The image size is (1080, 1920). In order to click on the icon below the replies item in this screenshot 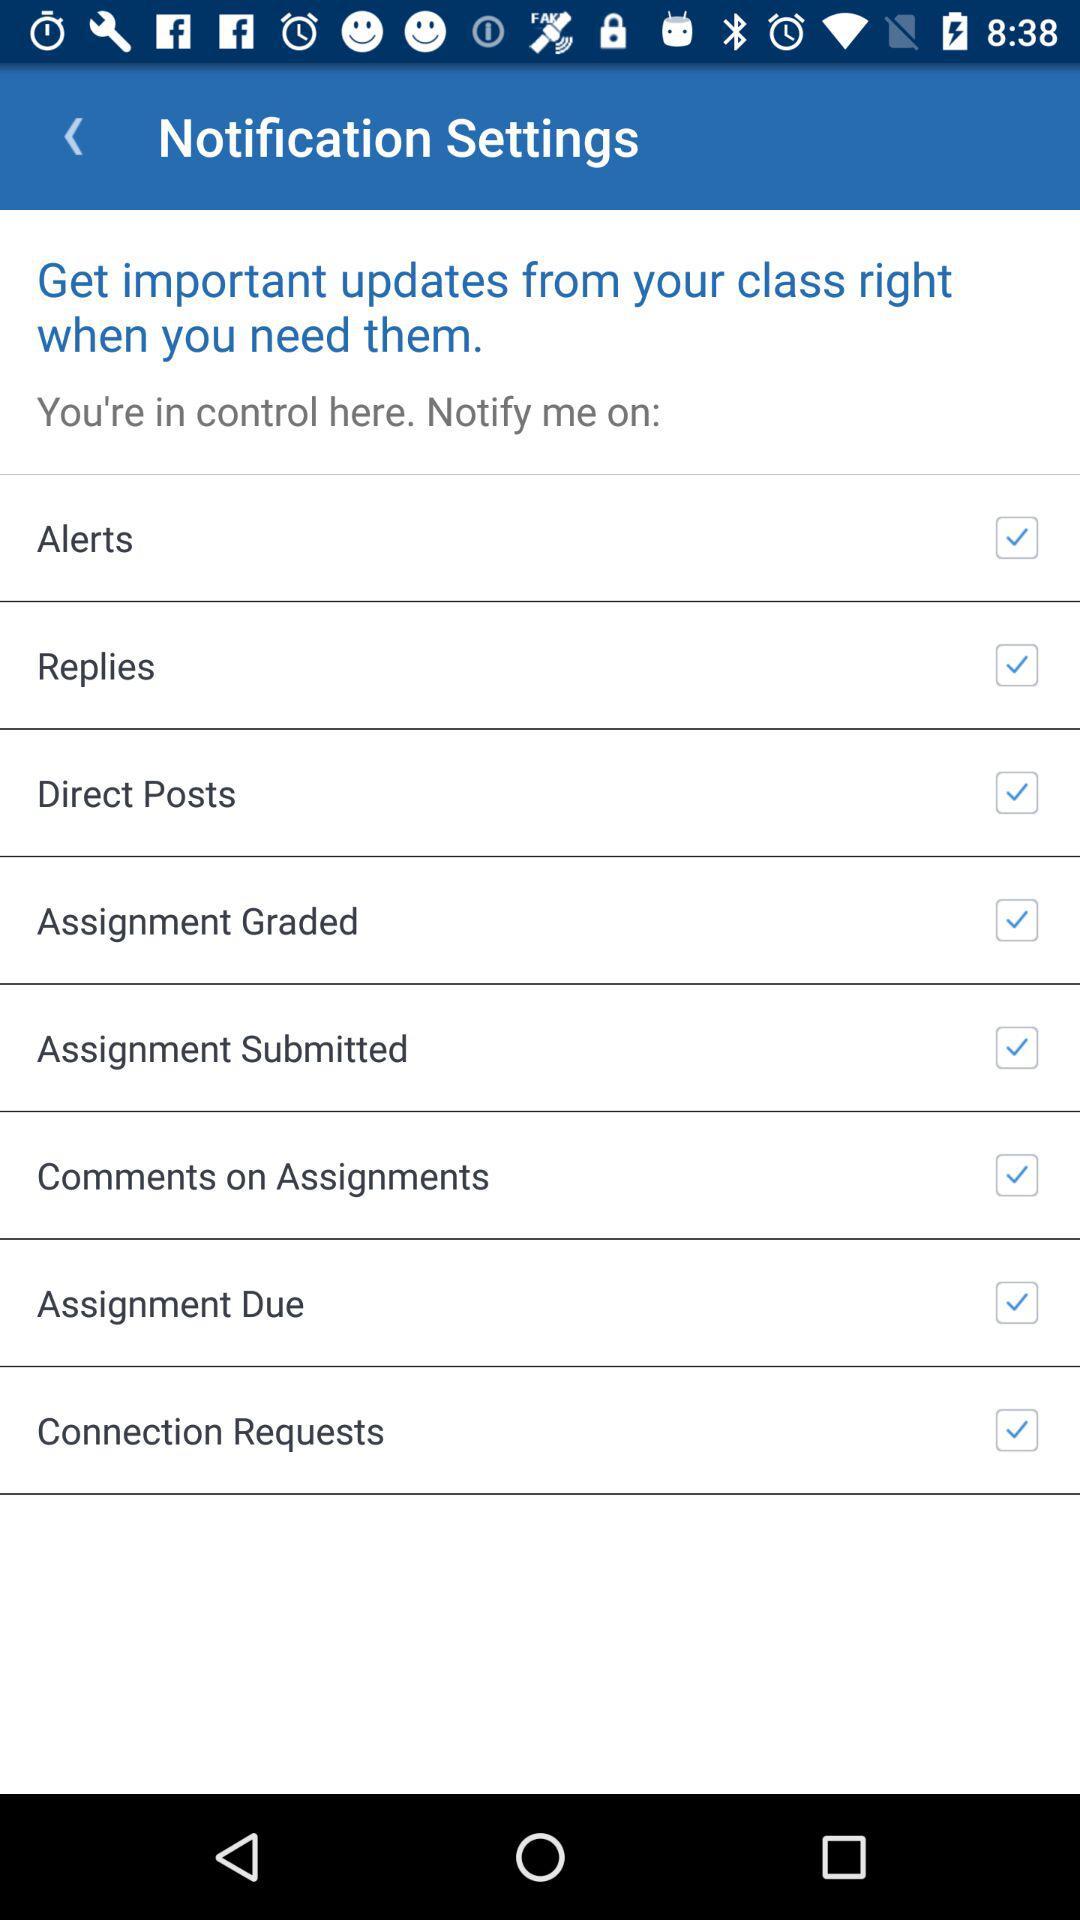, I will do `click(540, 791)`.